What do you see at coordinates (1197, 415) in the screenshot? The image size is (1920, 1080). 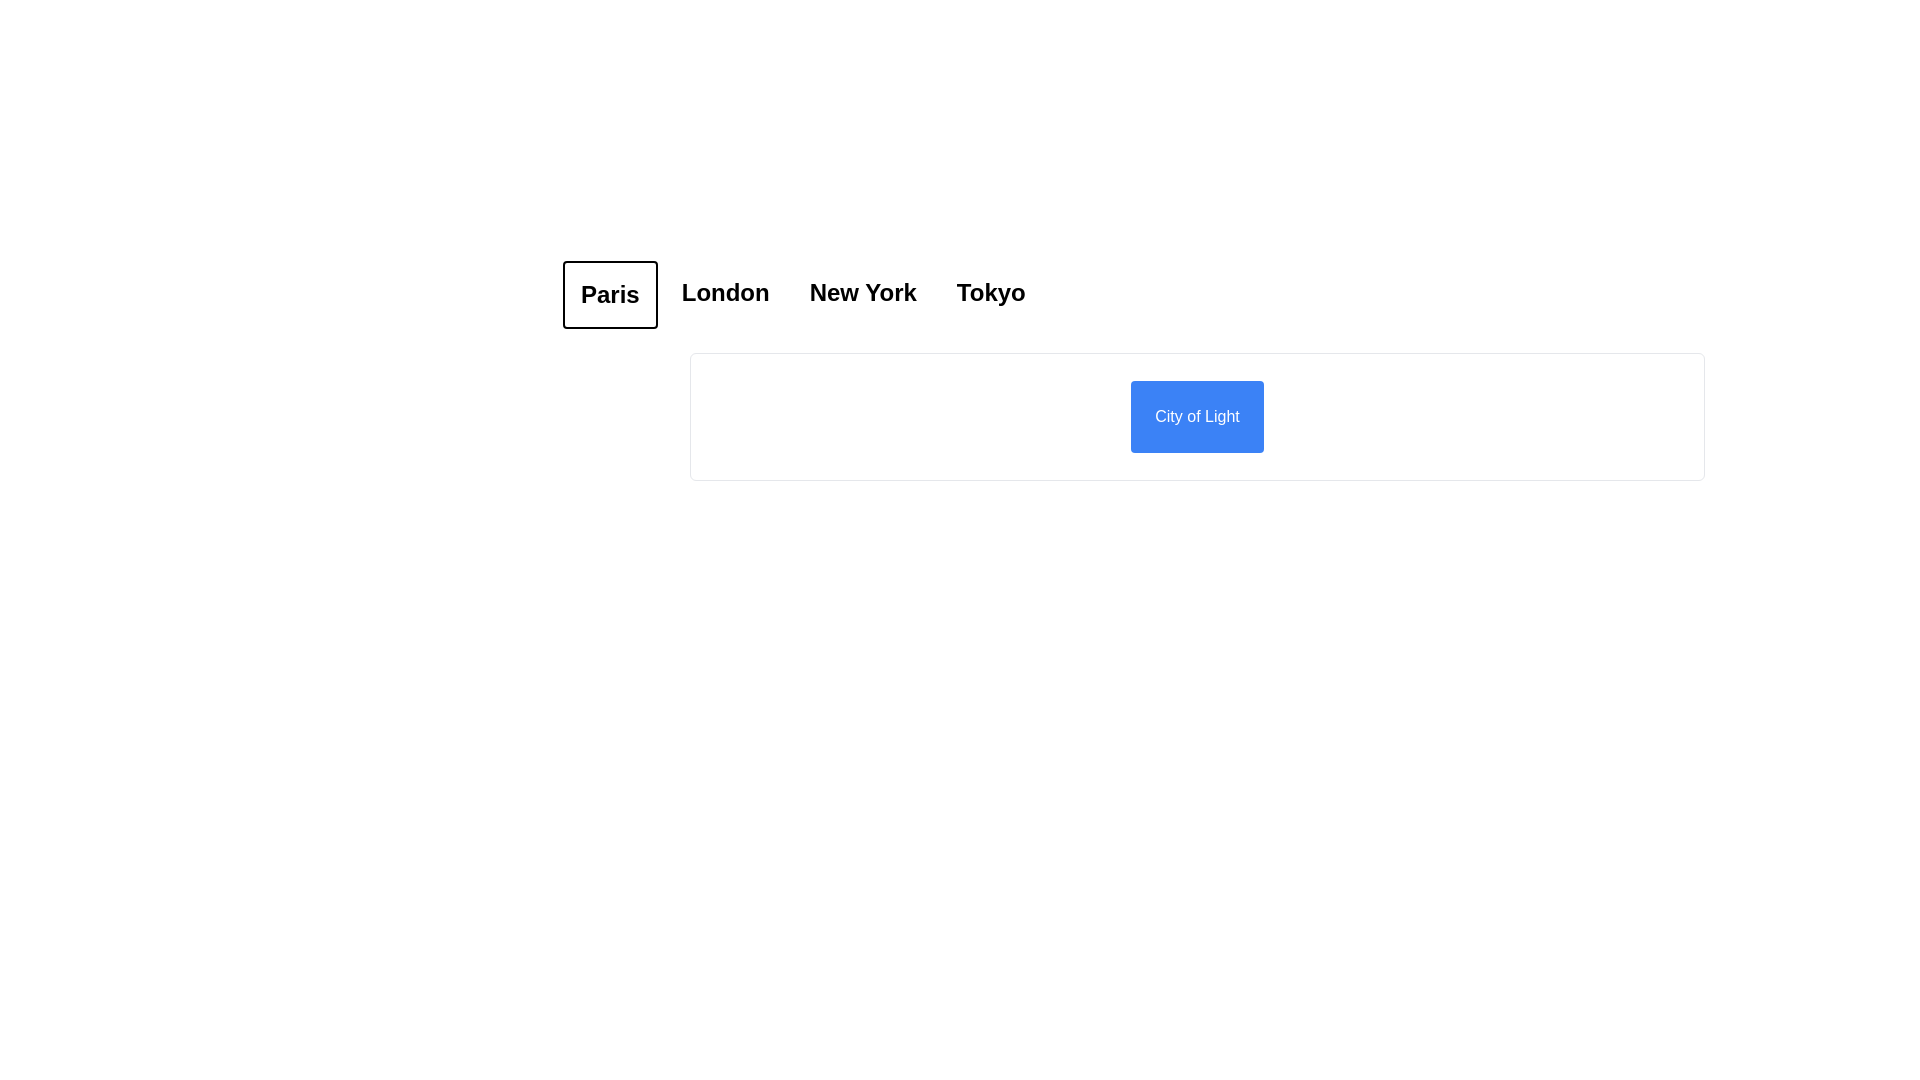 I see `the rectangular button with rounded corners that has a blue background and centered white text reading 'City of Light'` at bounding box center [1197, 415].